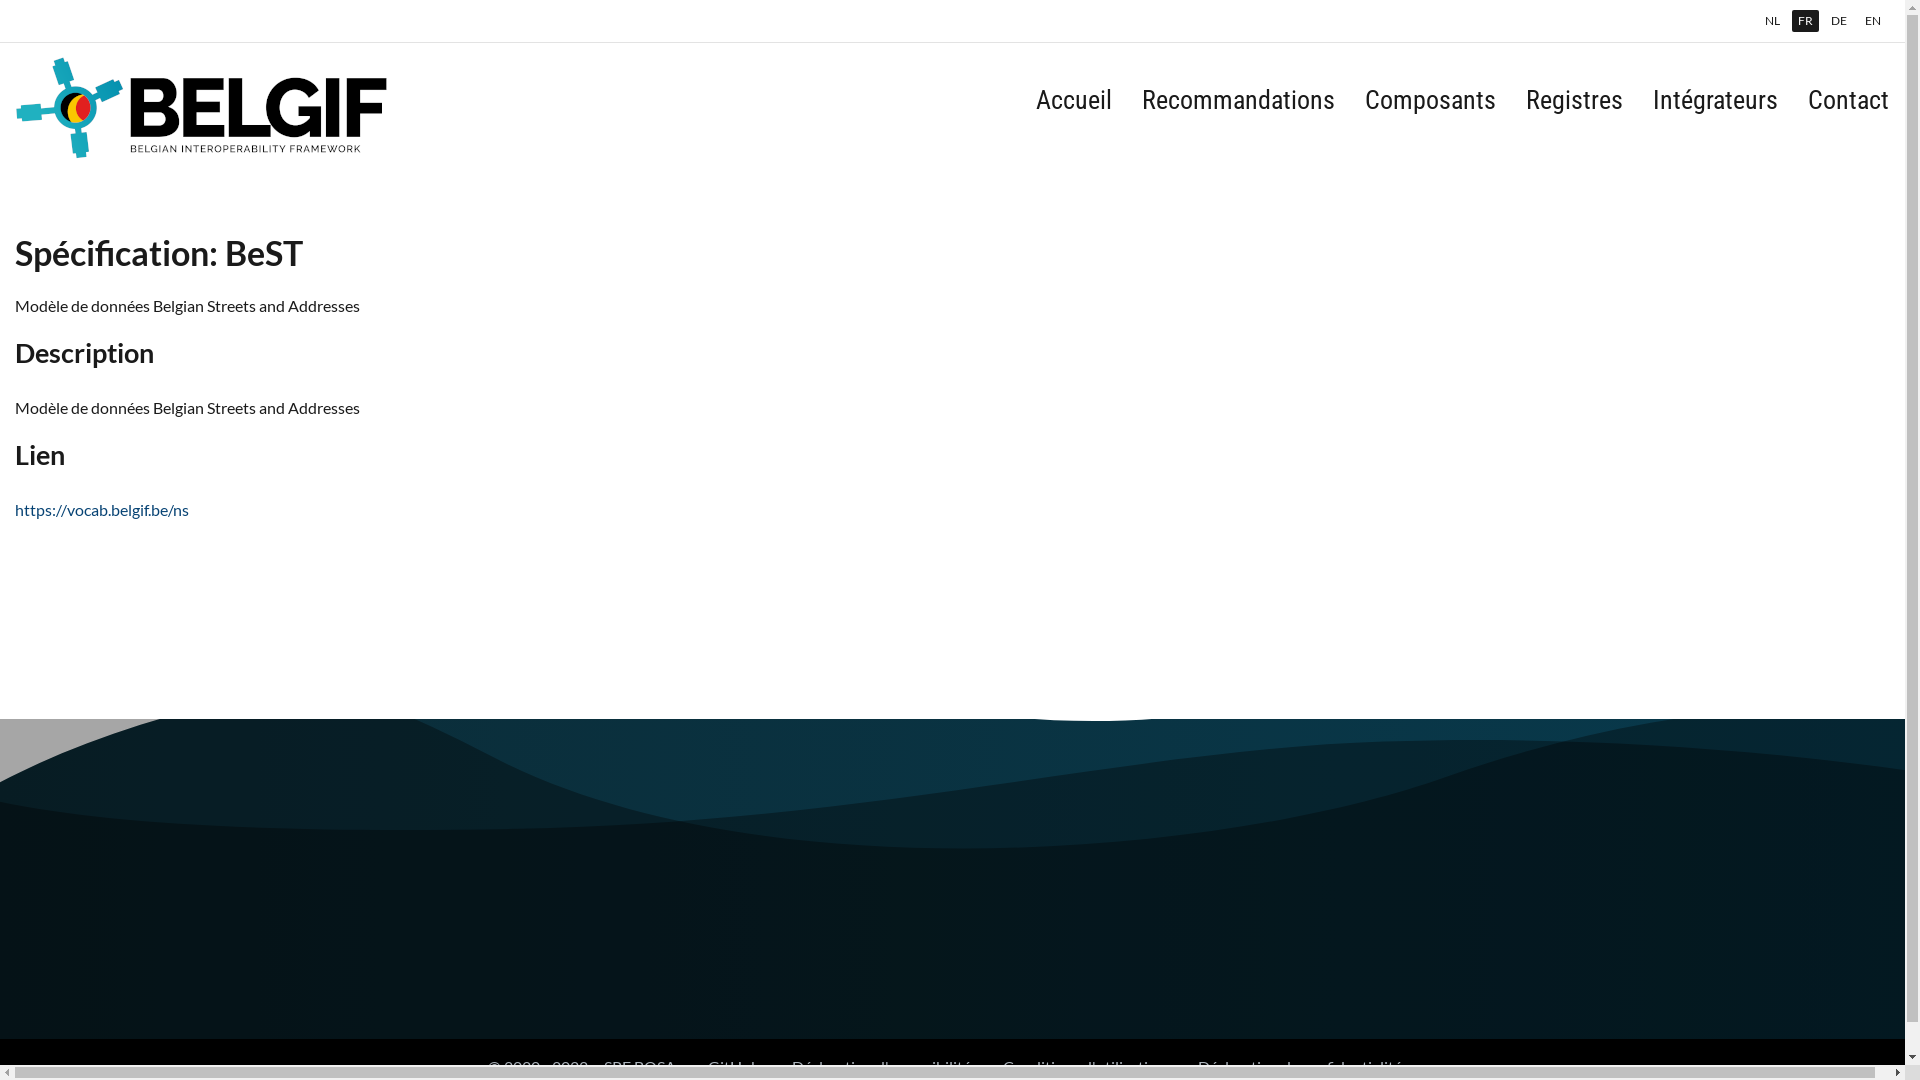  What do you see at coordinates (1838, 20) in the screenshot?
I see `'DE'` at bounding box center [1838, 20].